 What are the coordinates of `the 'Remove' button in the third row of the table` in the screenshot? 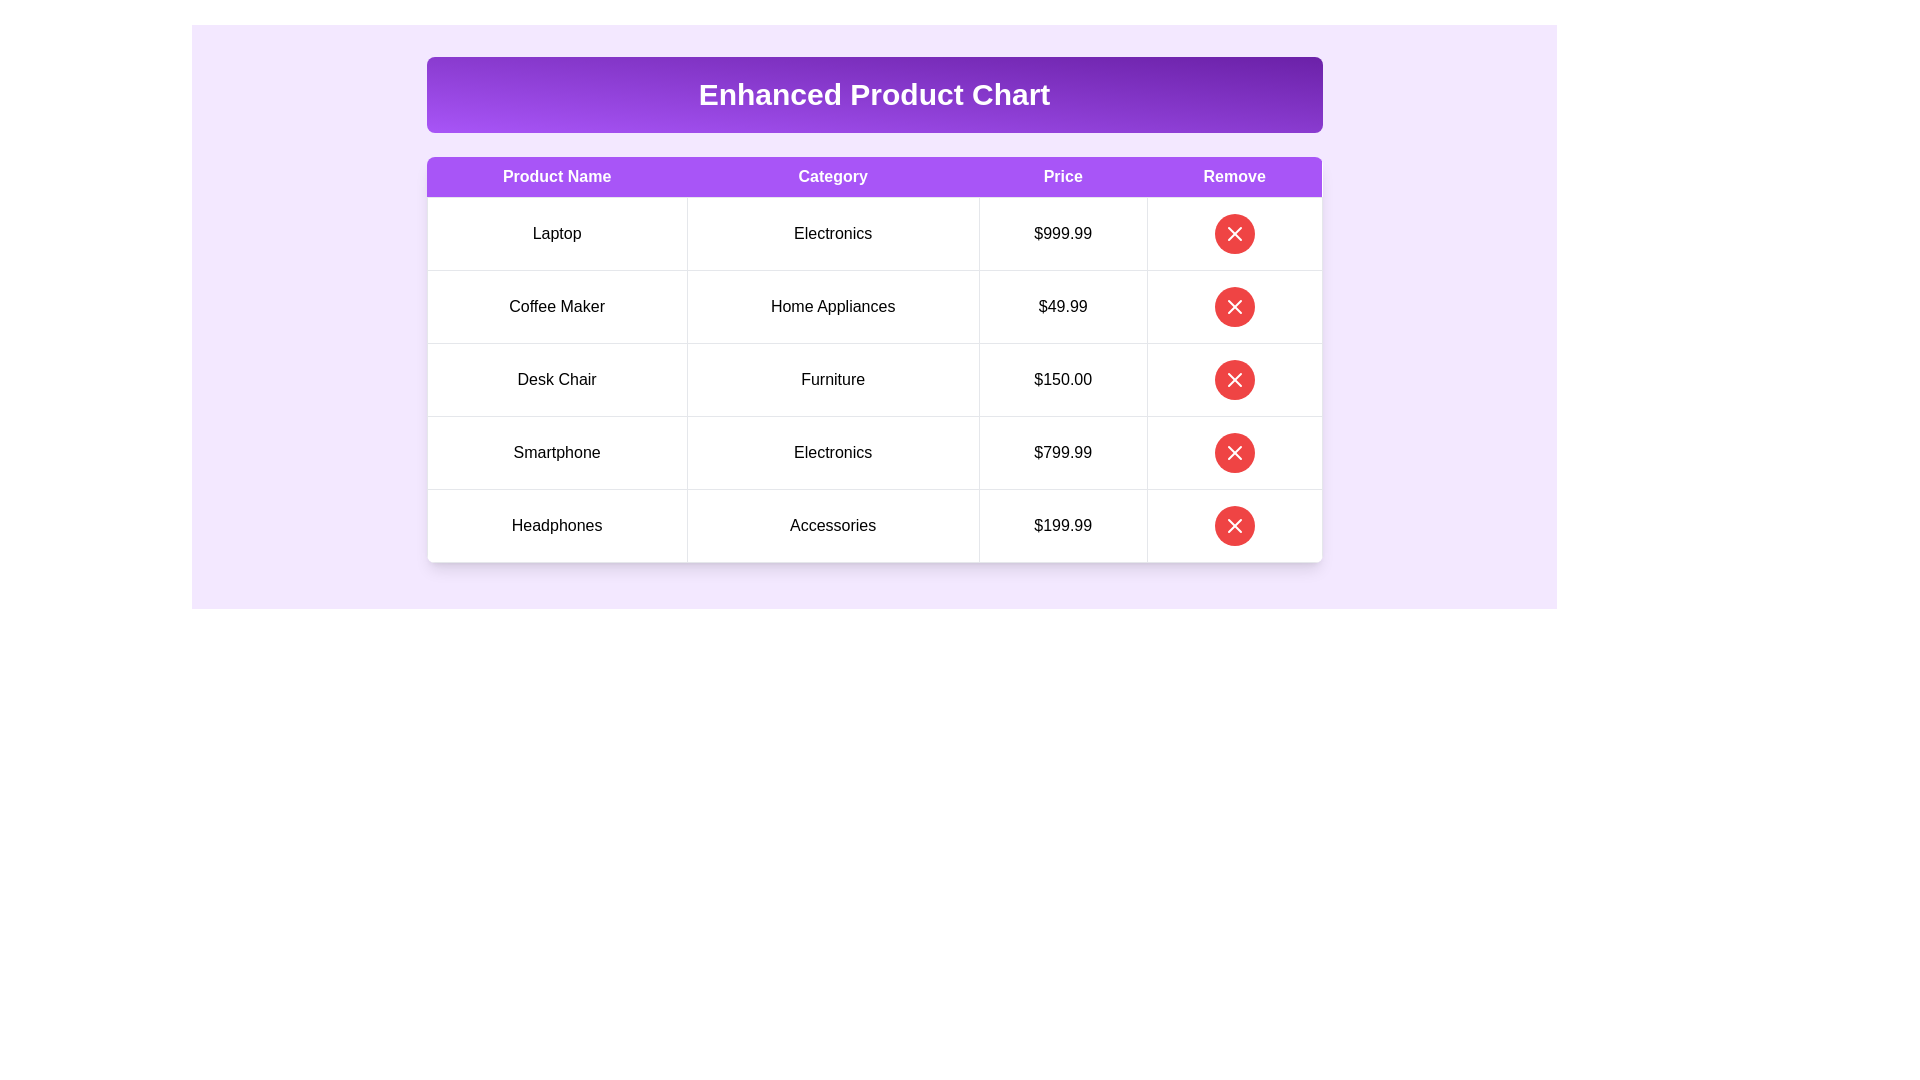 It's located at (1232, 380).